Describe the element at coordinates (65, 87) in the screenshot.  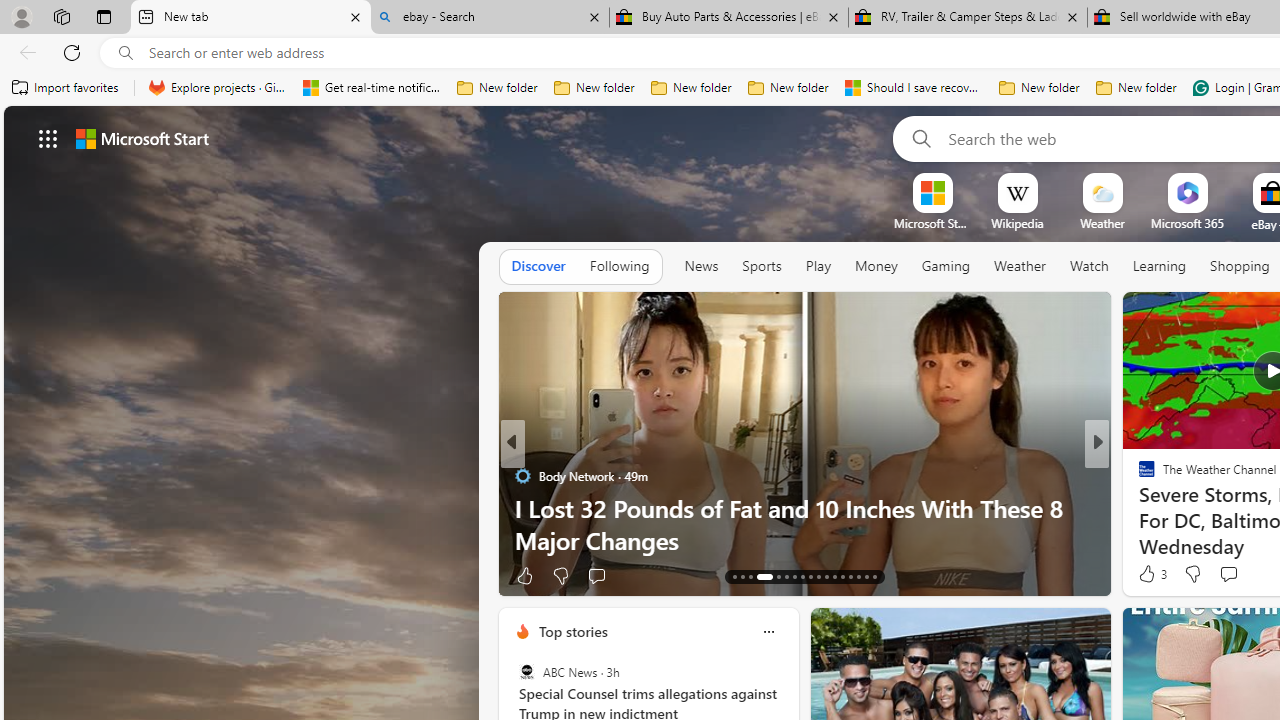
I see `'Import favorites'` at that location.